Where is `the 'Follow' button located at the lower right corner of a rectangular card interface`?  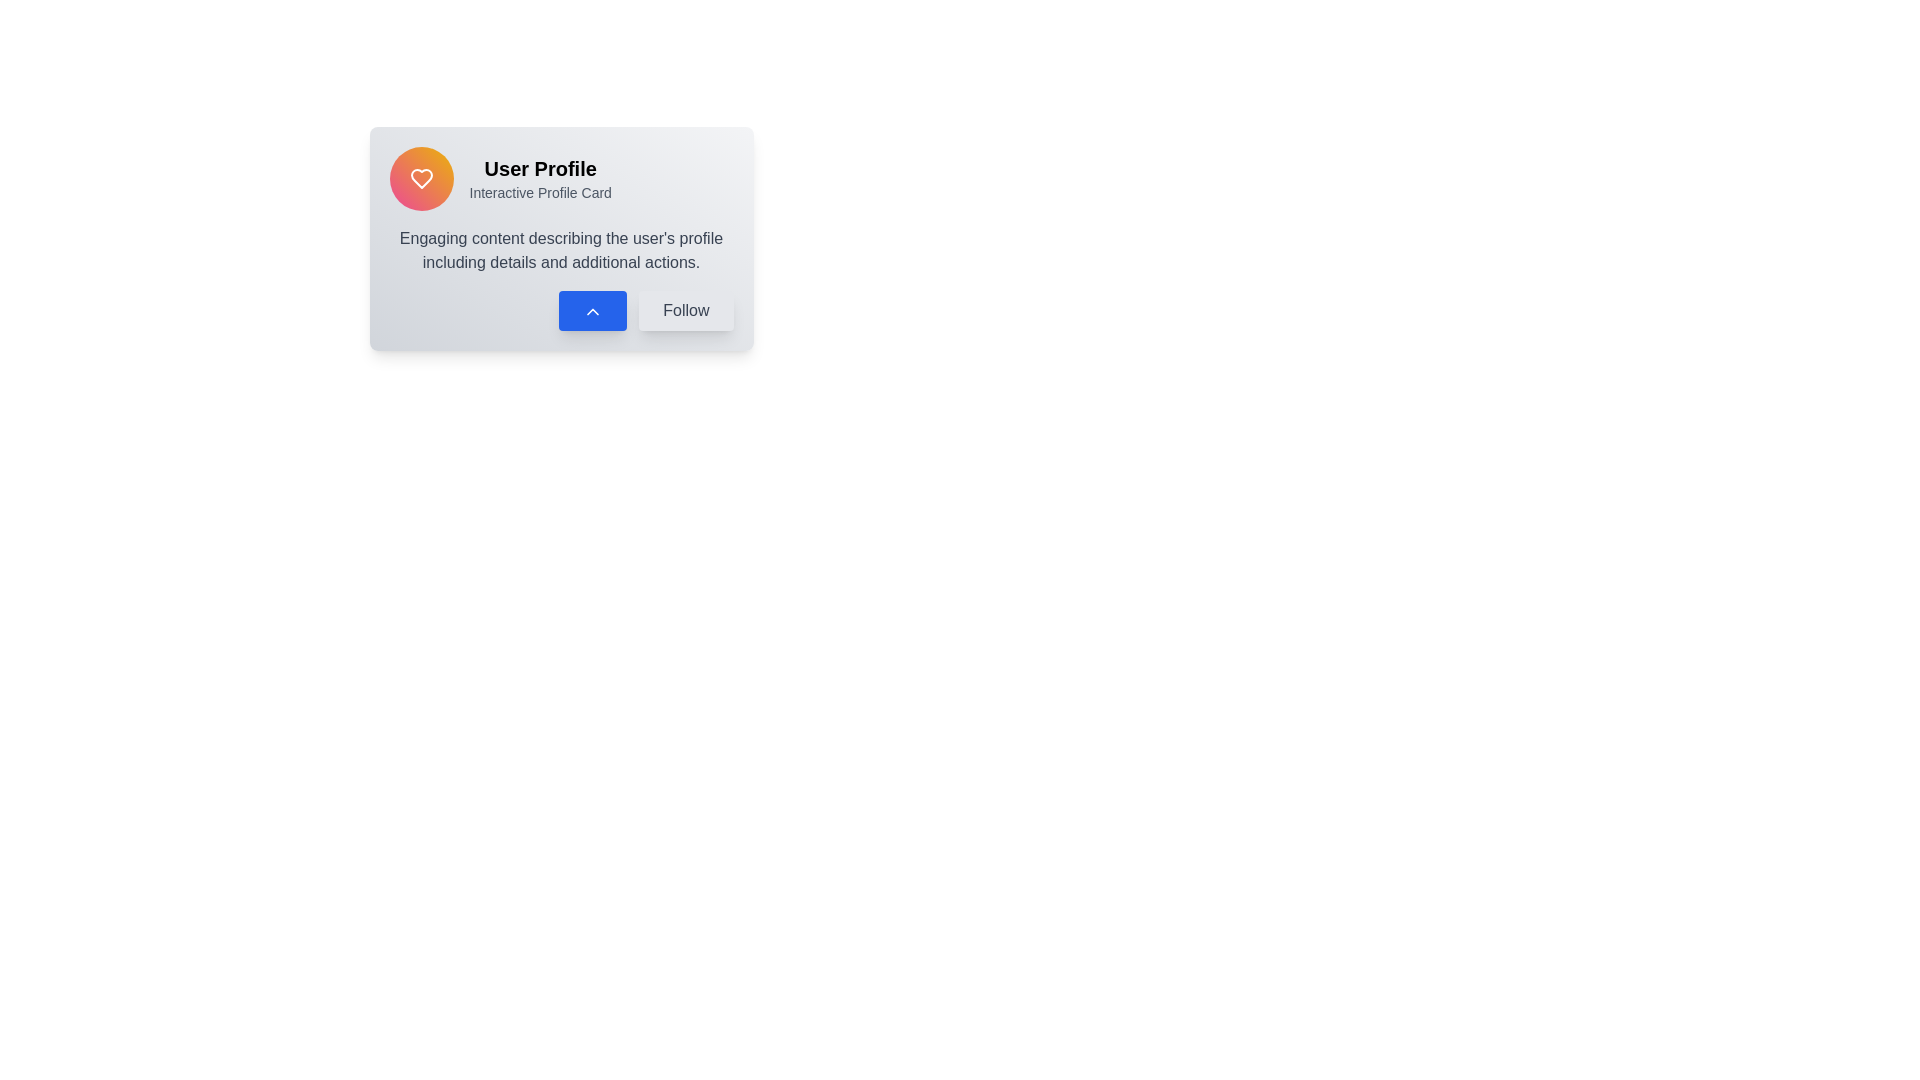
the 'Follow' button located at the lower right corner of a rectangular card interface is located at coordinates (686, 311).